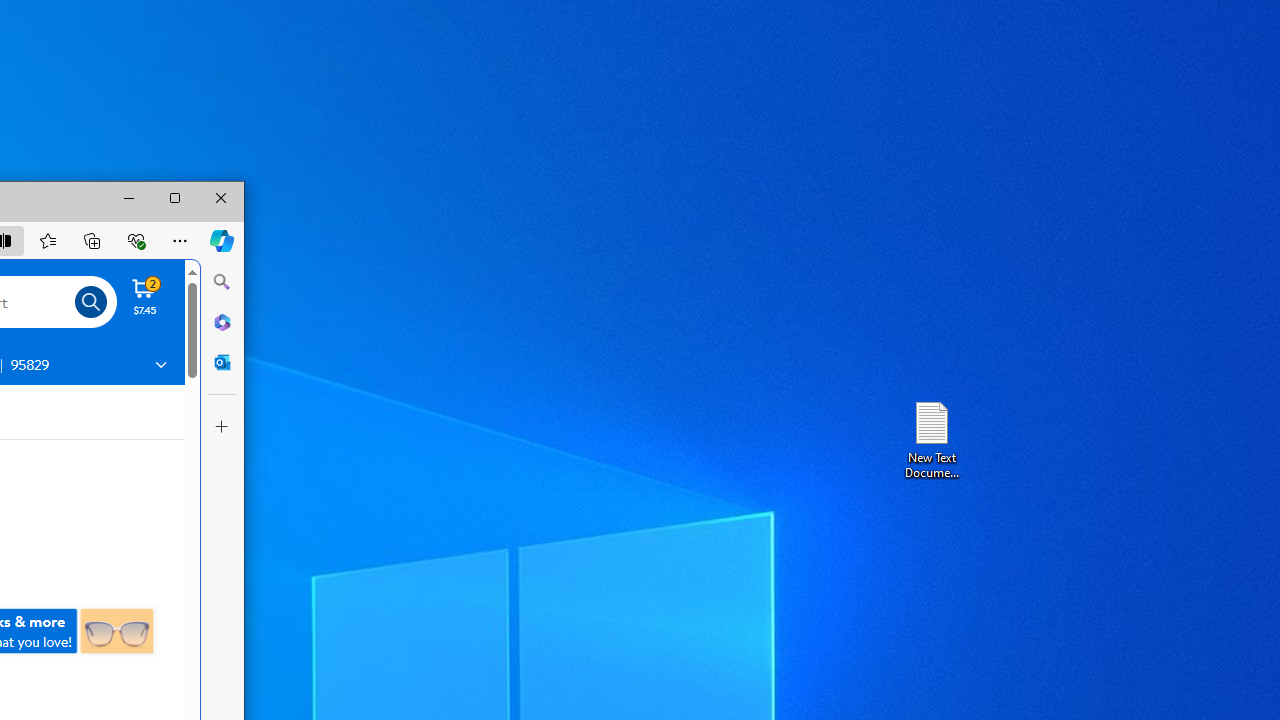  Describe the element at coordinates (175, 198) in the screenshot. I see `'Maximize'` at that location.